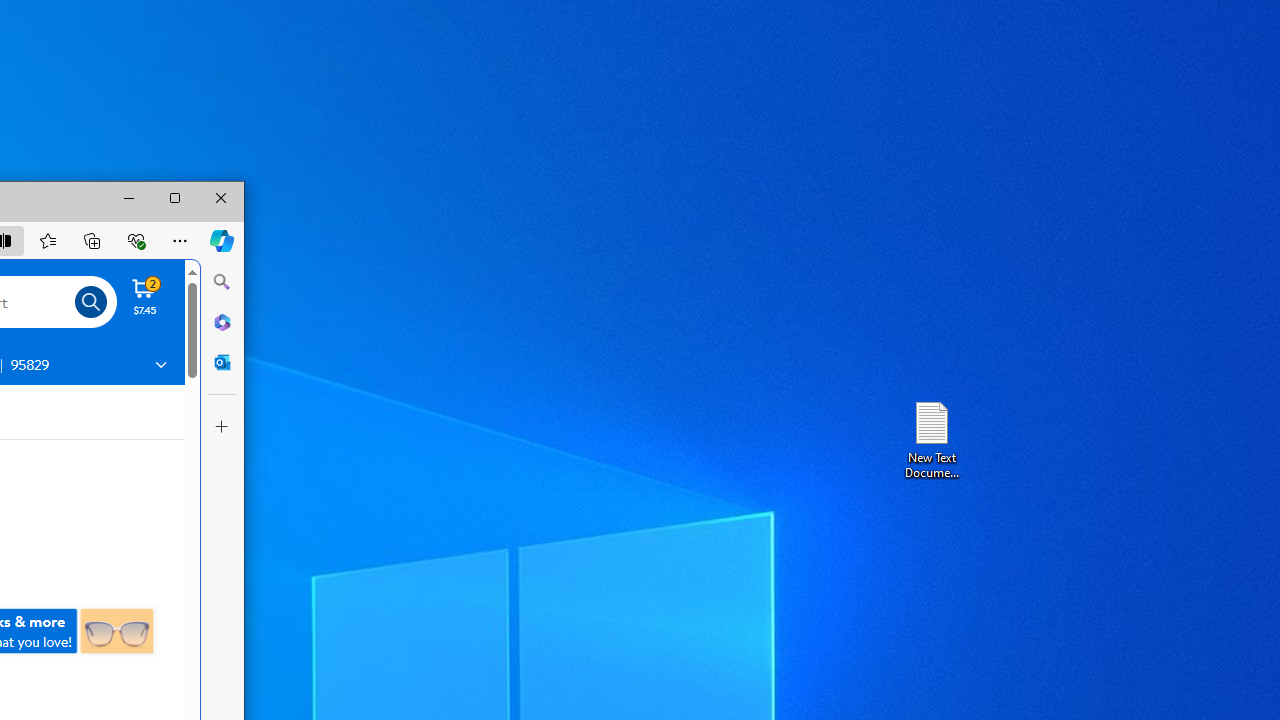  Describe the element at coordinates (175, 198) in the screenshot. I see `'Maximize'` at that location.